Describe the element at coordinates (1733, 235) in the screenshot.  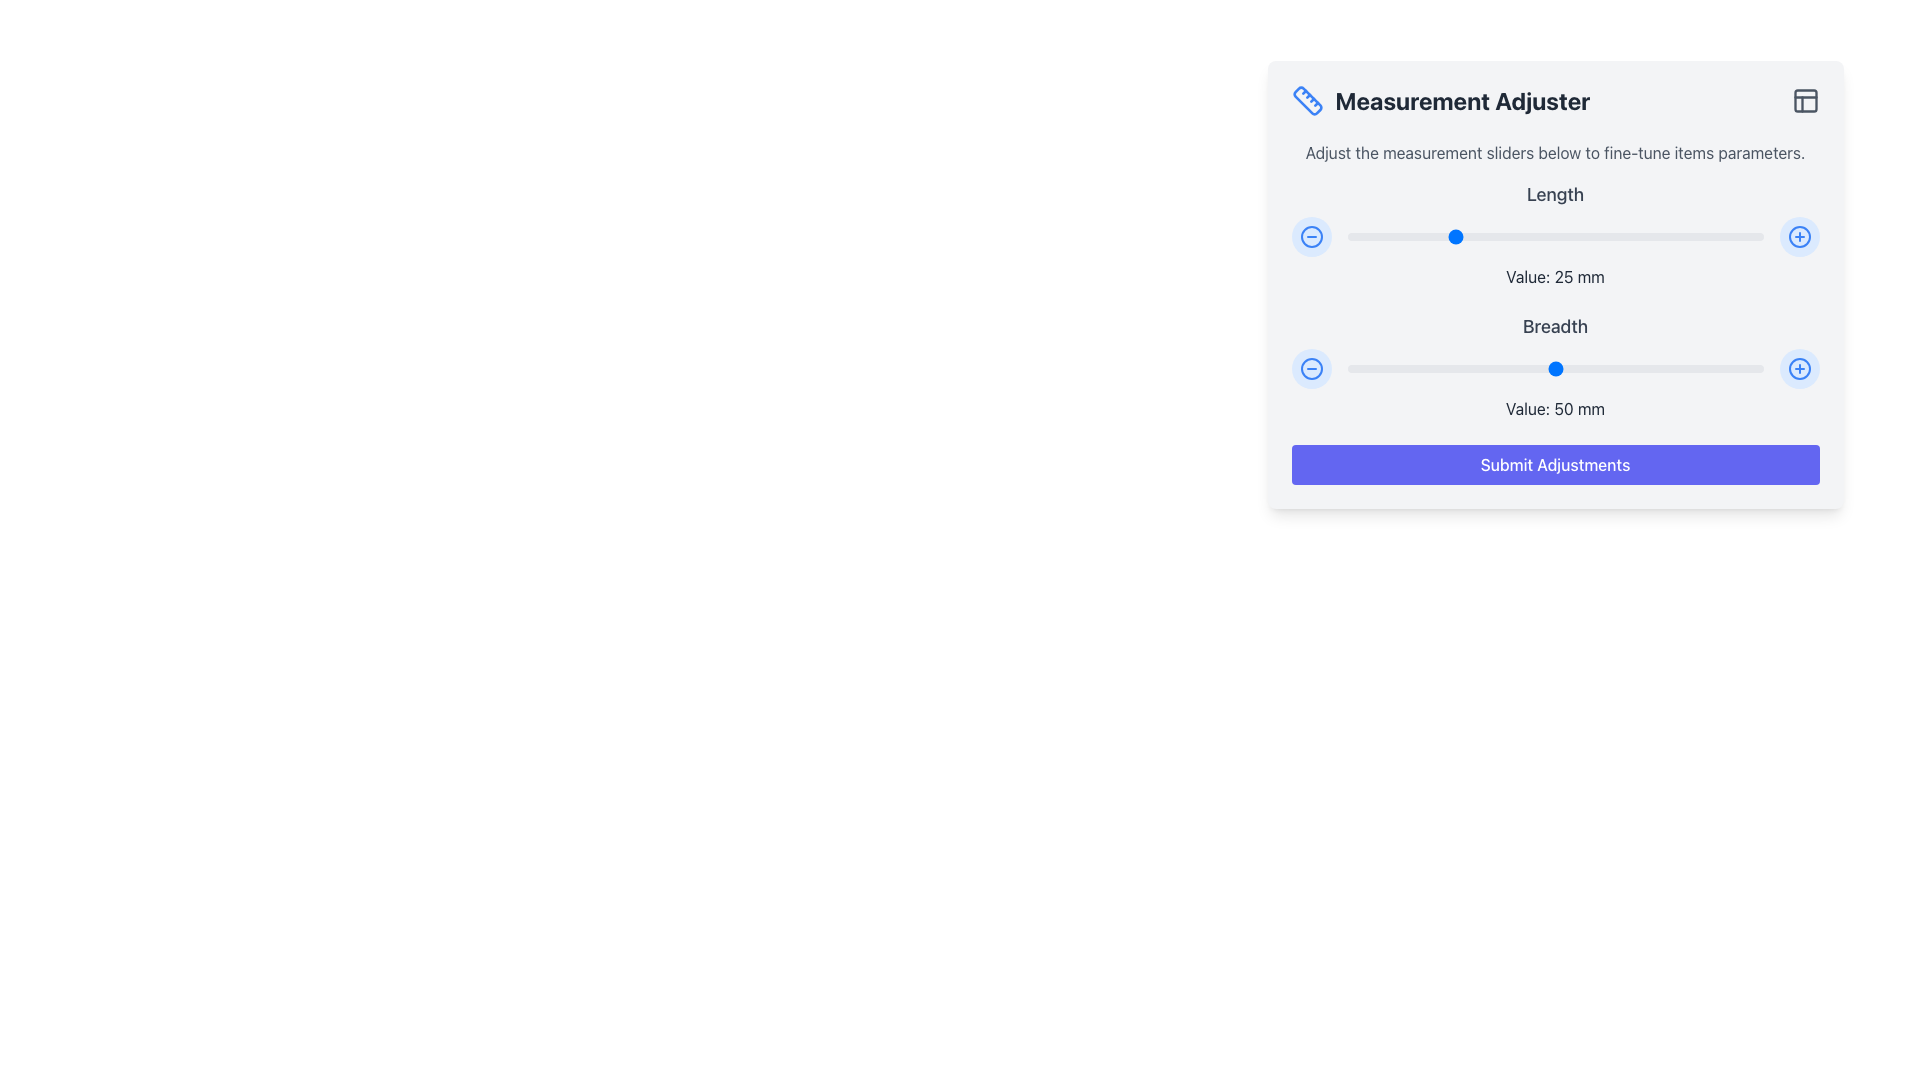
I see `the length adjustment slider` at that location.